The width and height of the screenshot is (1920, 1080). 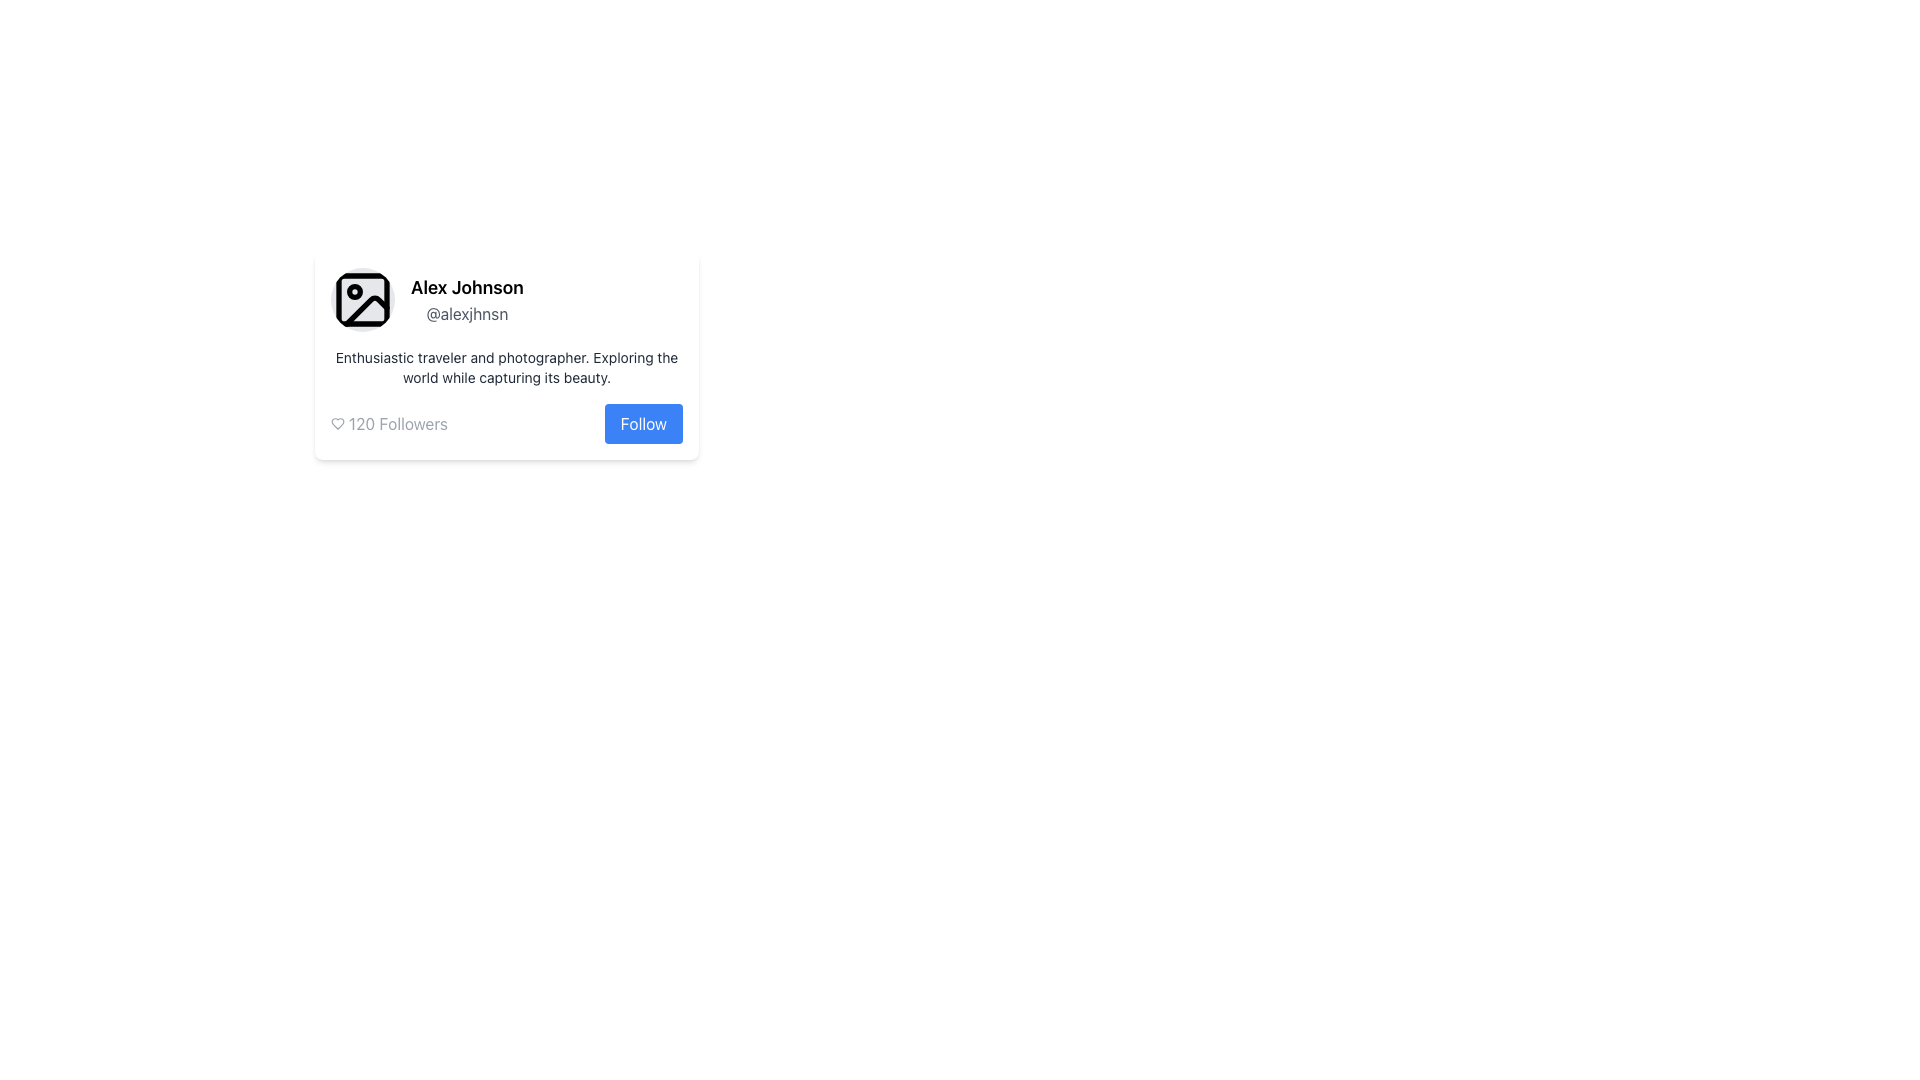 I want to click on the outlined heart icon, which is styled in a minimalistic gray design and is positioned to the left of the '120 Followers' text in the follower display section, so click(x=337, y=423).